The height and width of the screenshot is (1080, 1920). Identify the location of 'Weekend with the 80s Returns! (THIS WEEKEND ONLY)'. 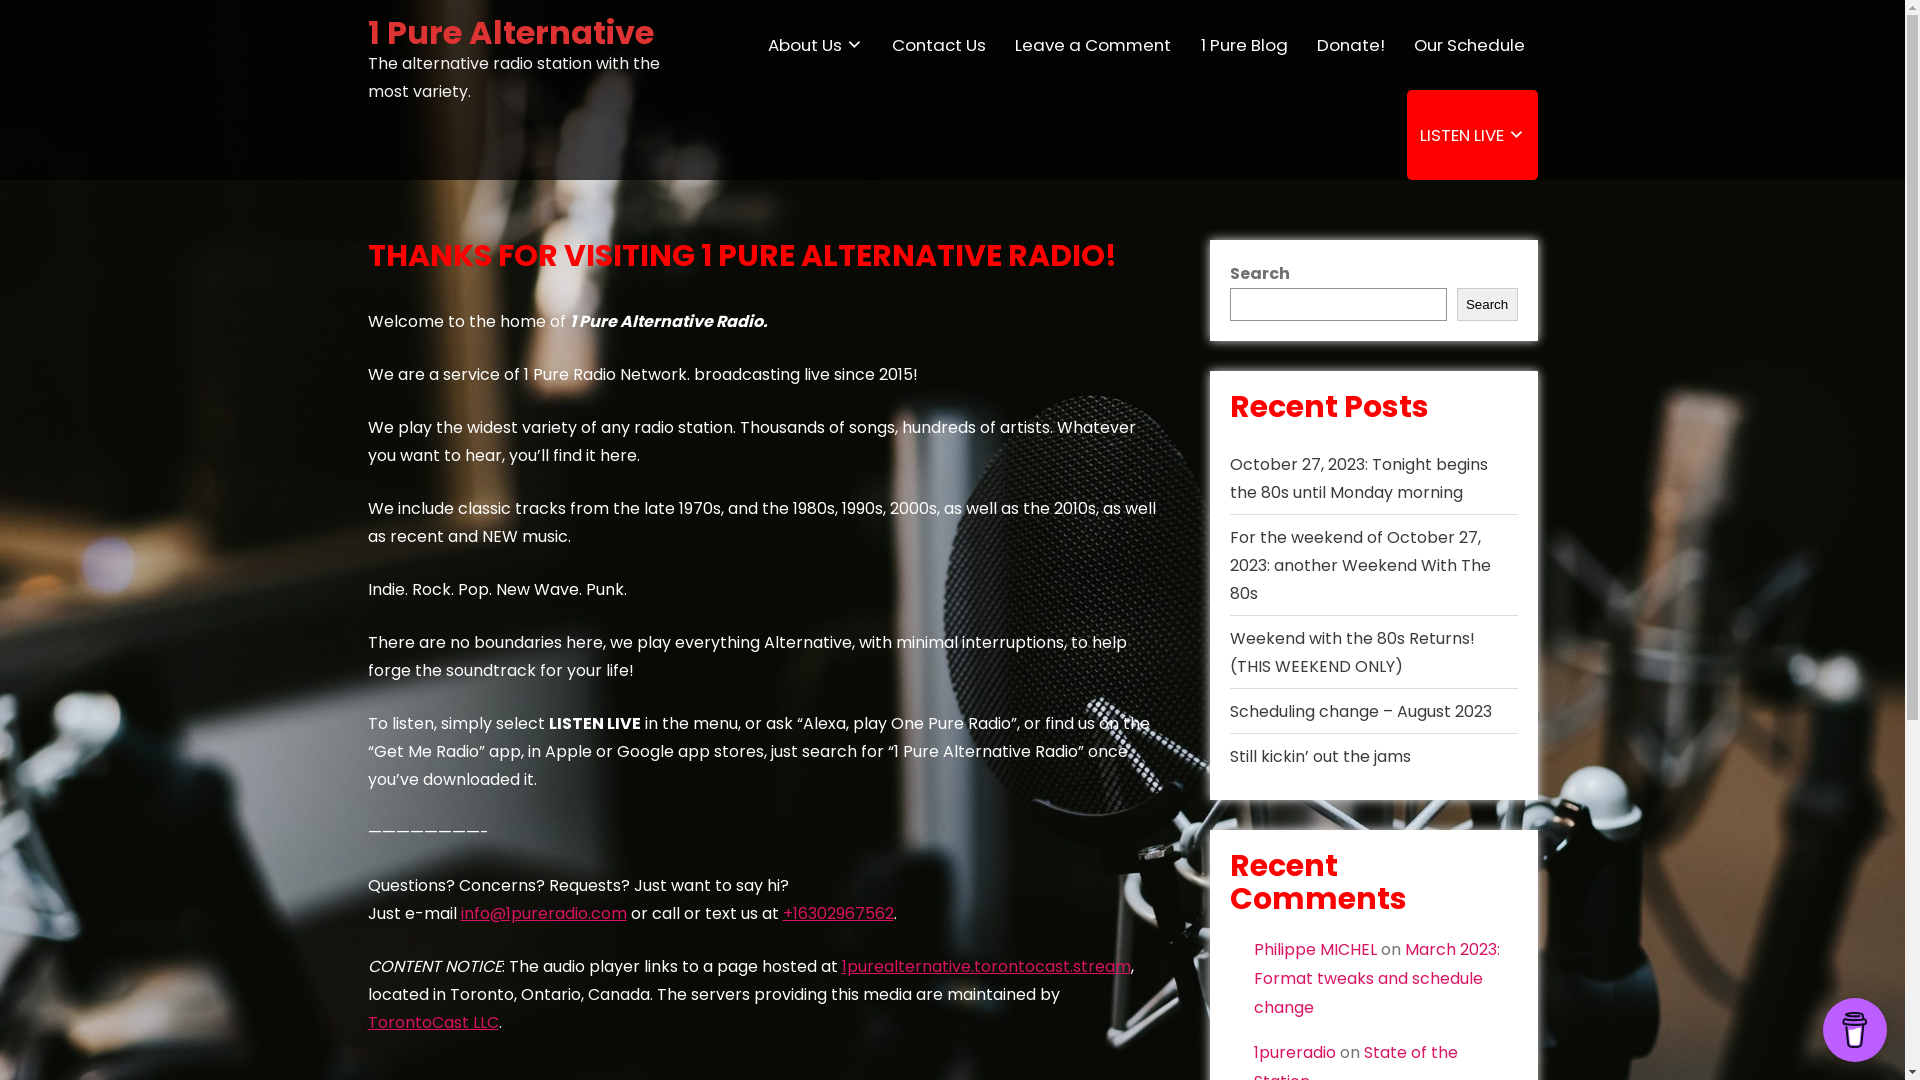
(1352, 652).